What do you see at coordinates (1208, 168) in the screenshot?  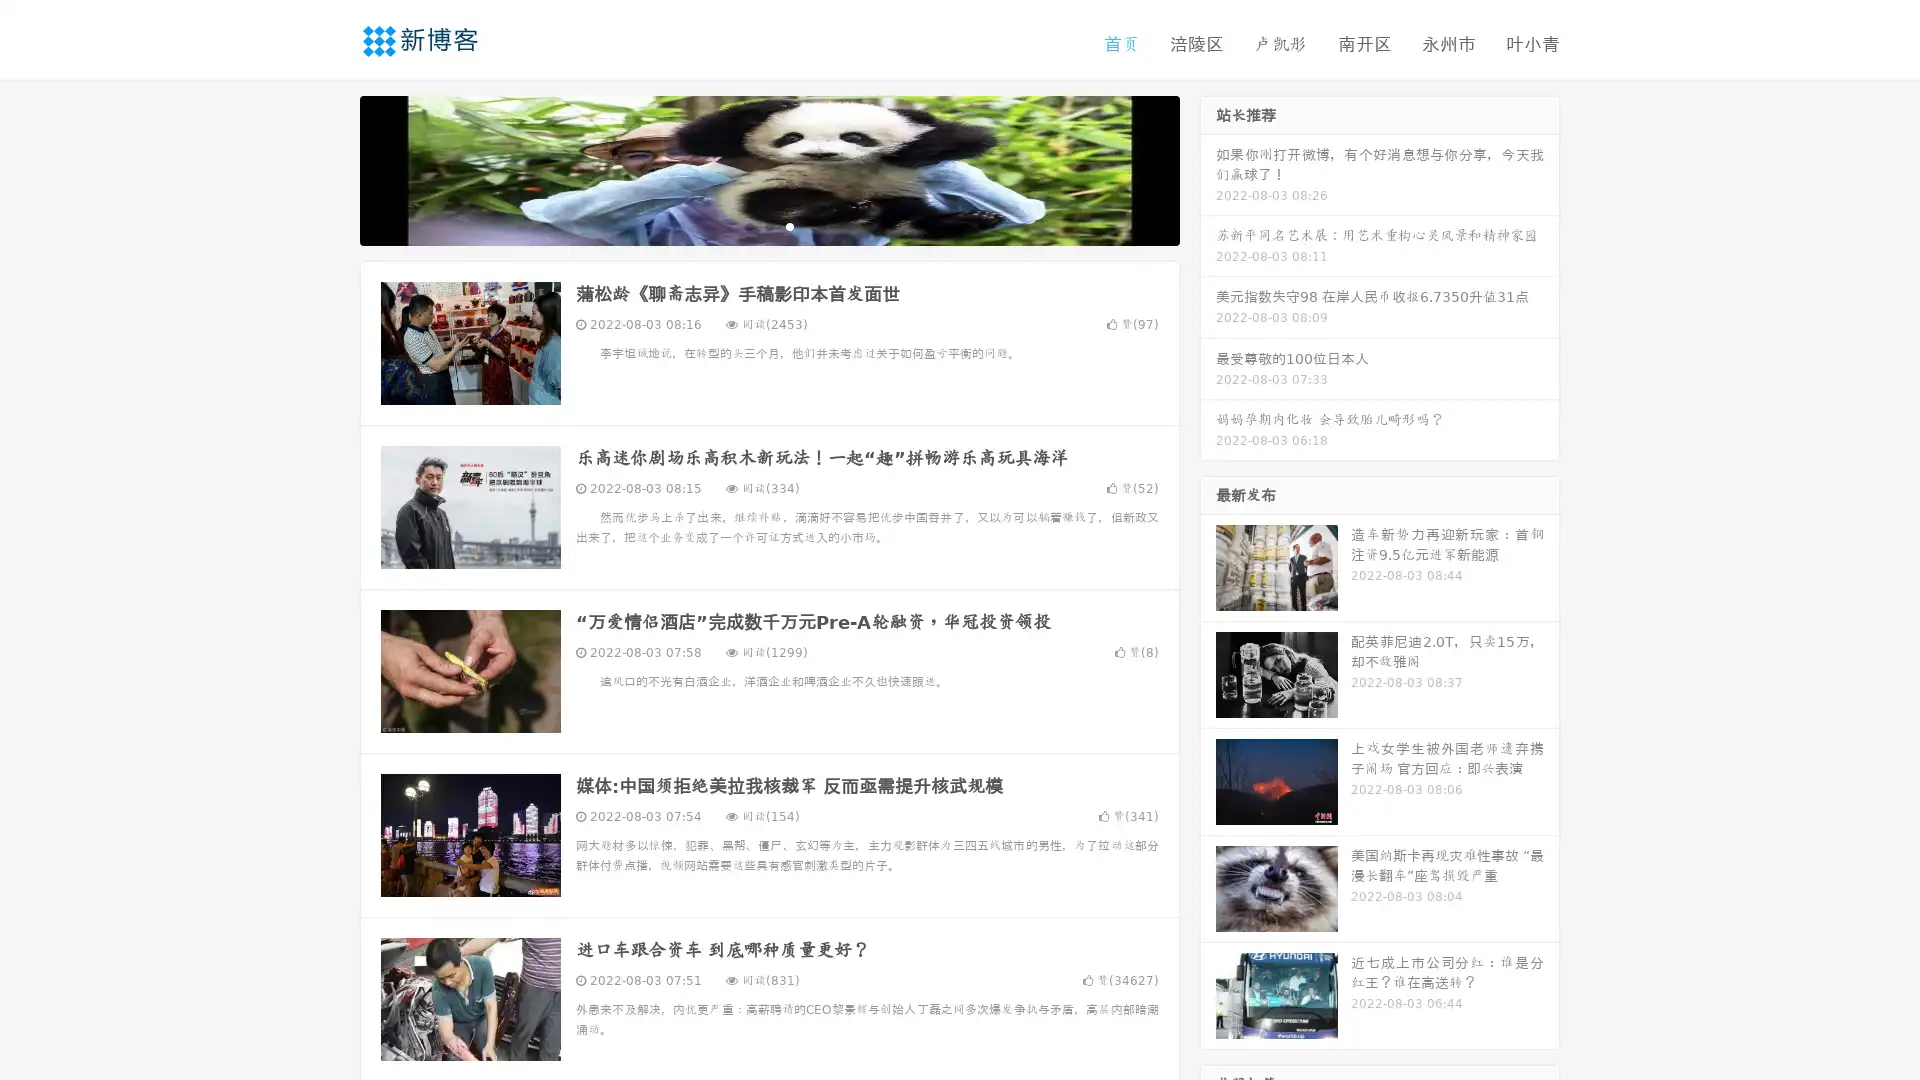 I see `Next slide` at bounding box center [1208, 168].